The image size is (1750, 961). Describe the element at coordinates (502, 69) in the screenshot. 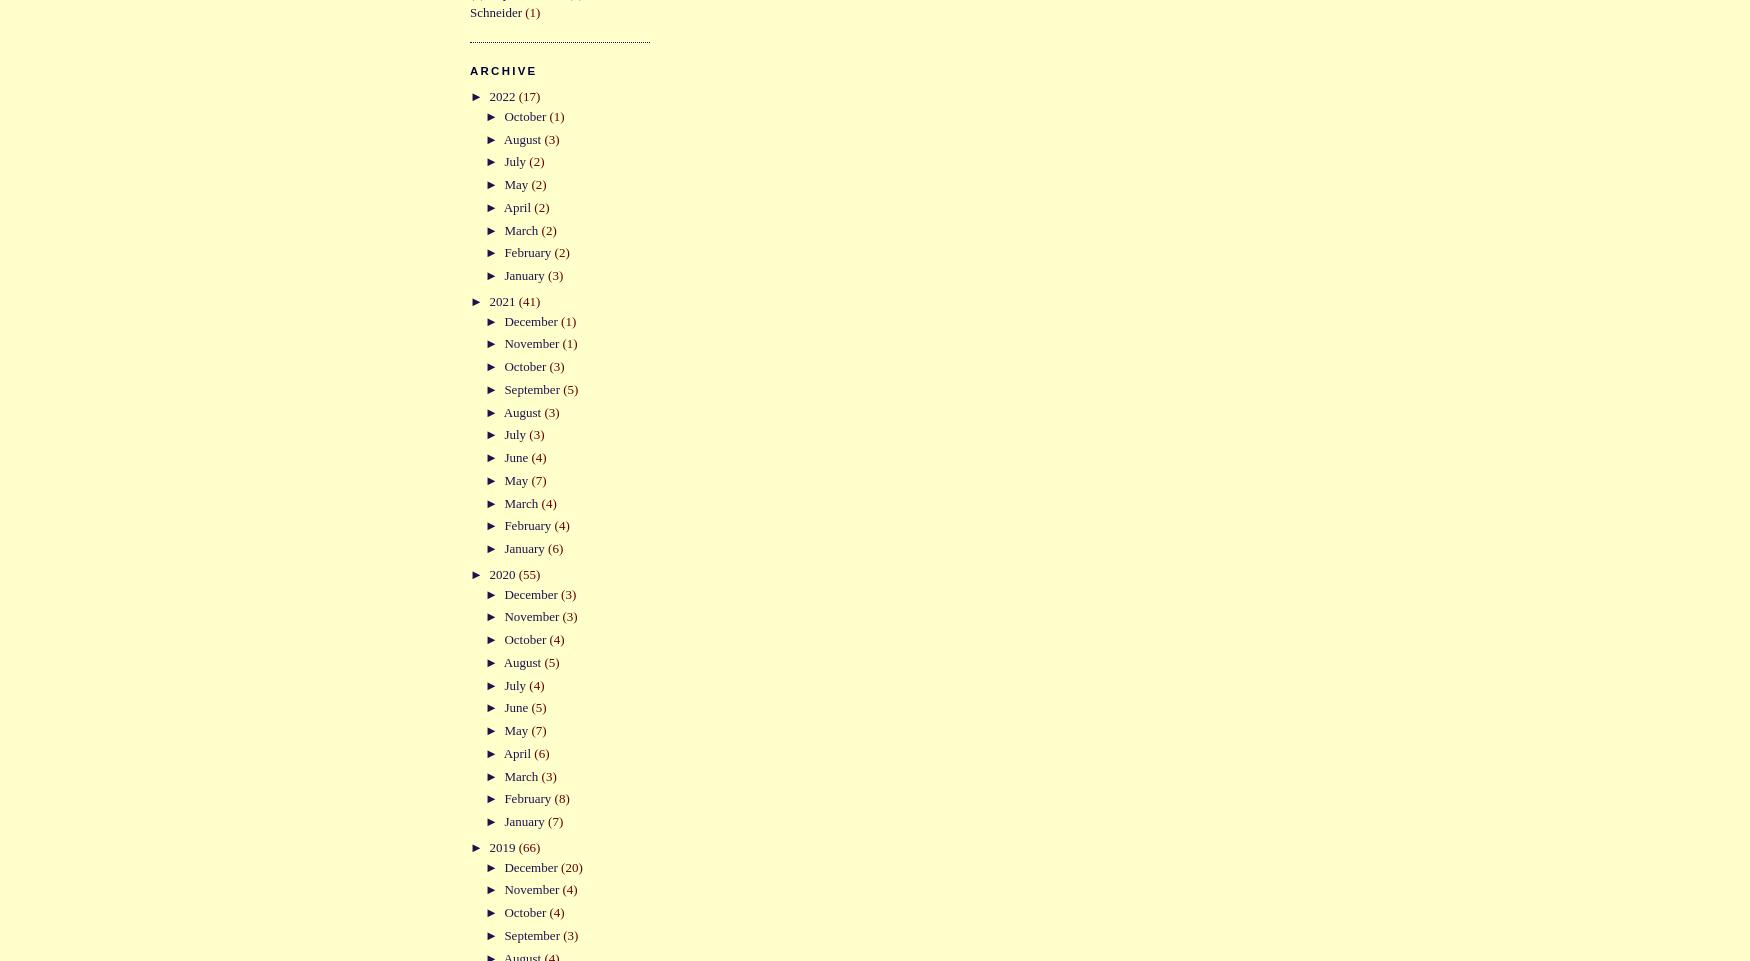

I see `'Archive'` at that location.